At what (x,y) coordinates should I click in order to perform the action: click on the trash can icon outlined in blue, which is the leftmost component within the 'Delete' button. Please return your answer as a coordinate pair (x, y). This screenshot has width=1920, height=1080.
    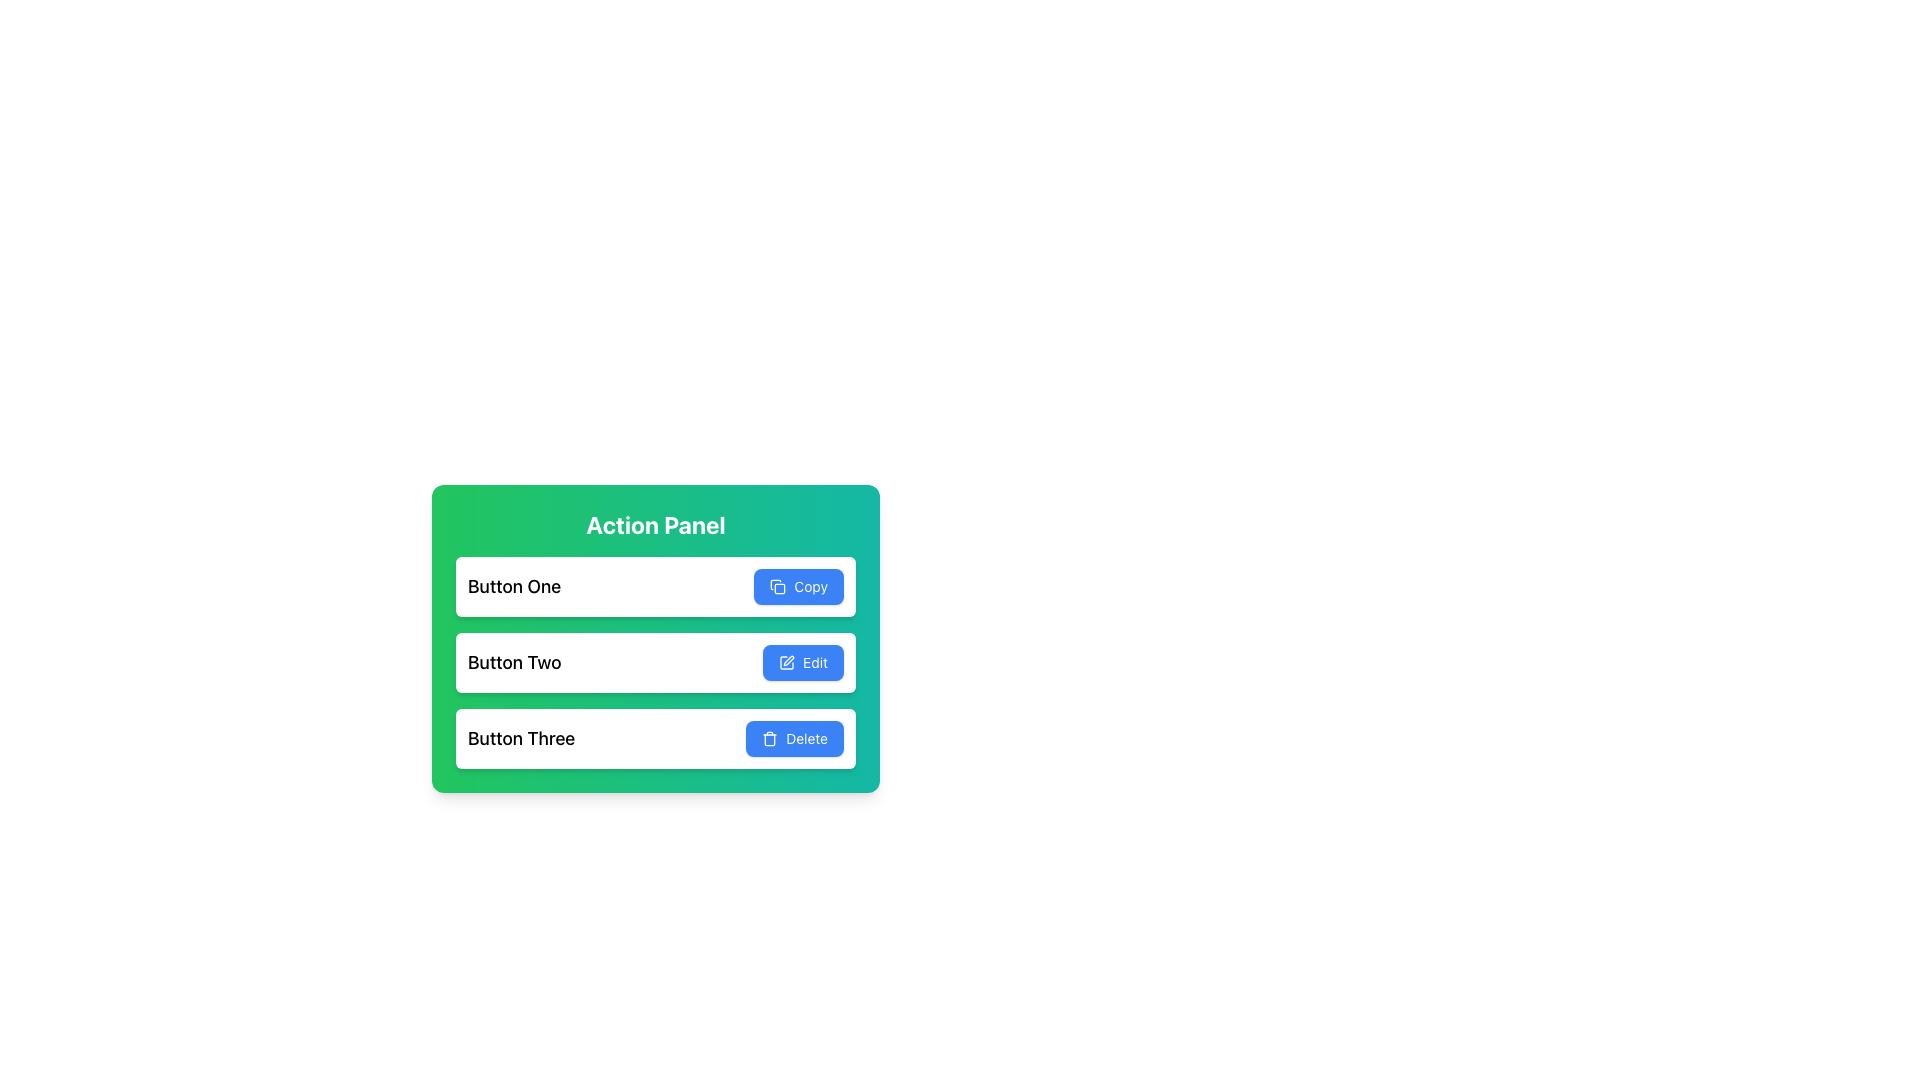
    Looking at the image, I should click on (769, 739).